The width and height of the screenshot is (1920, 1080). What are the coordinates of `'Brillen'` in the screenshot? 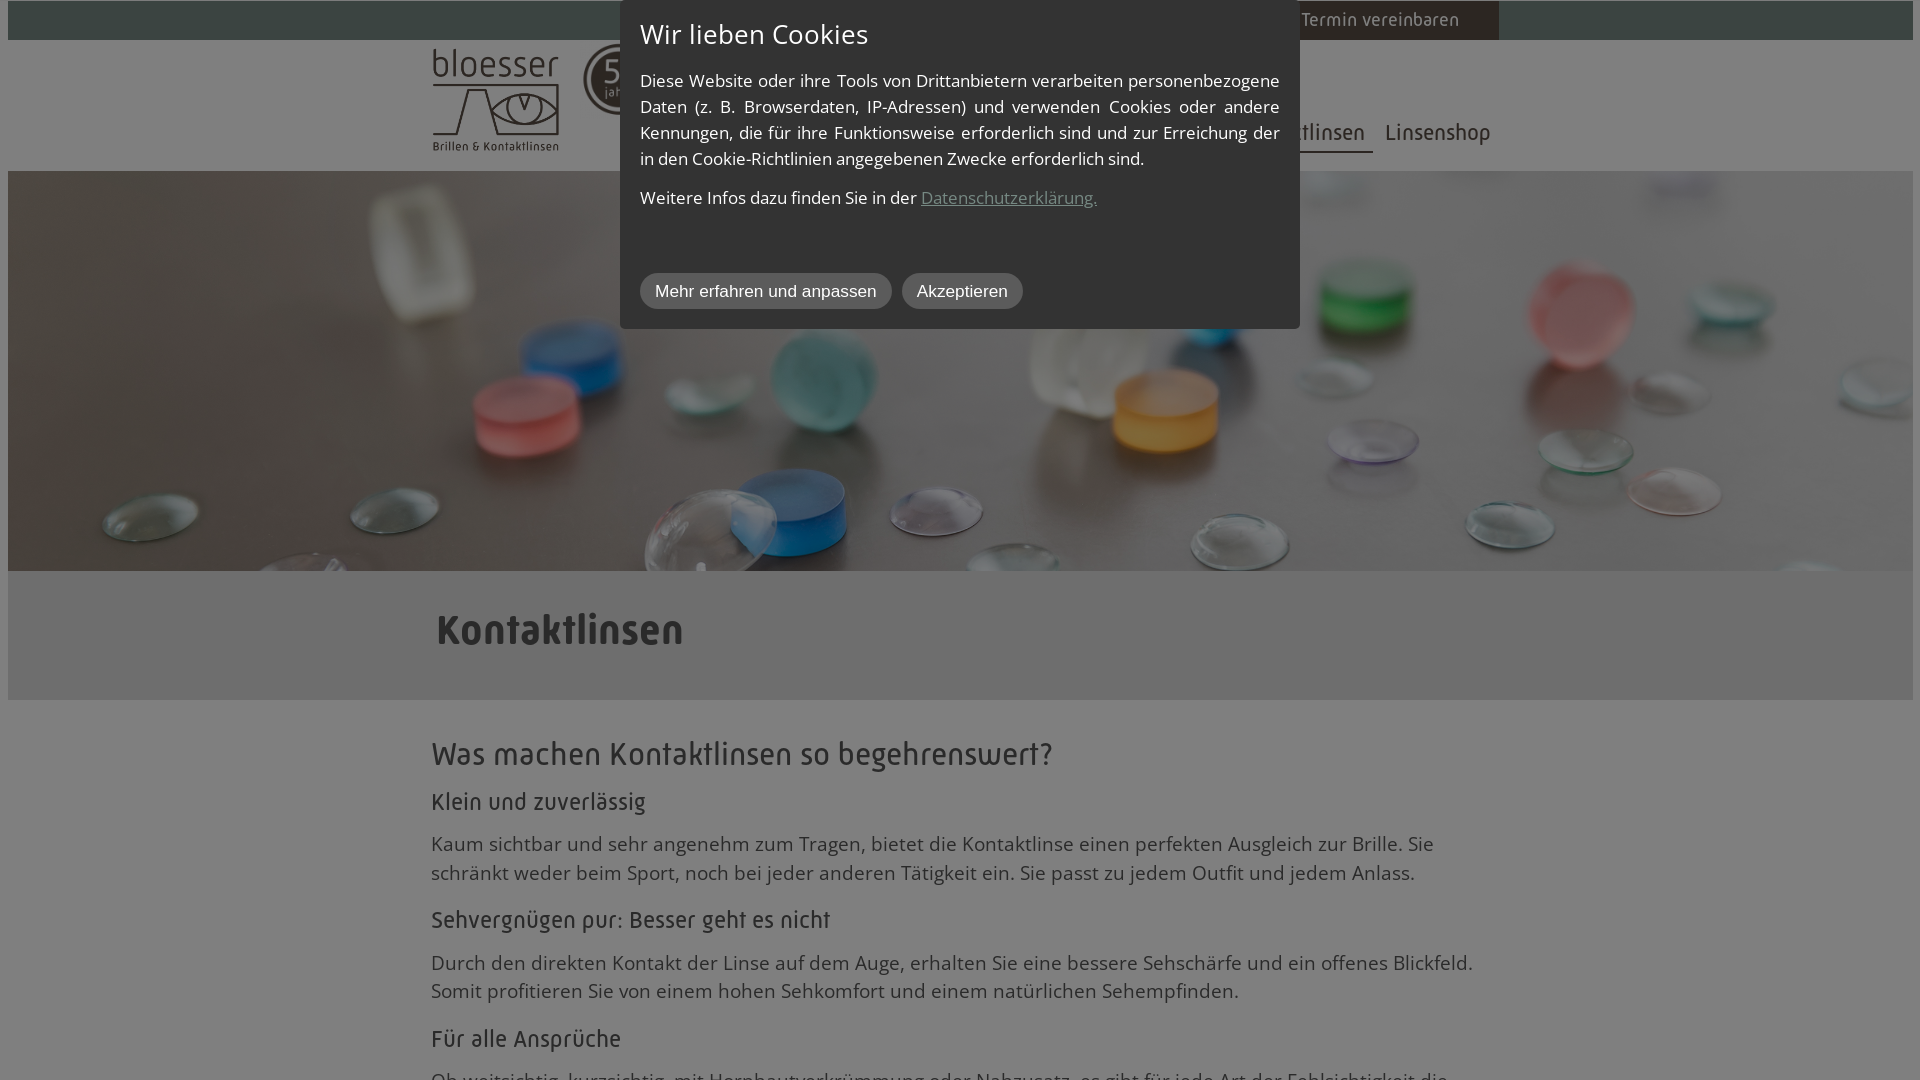 It's located at (1185, 131).